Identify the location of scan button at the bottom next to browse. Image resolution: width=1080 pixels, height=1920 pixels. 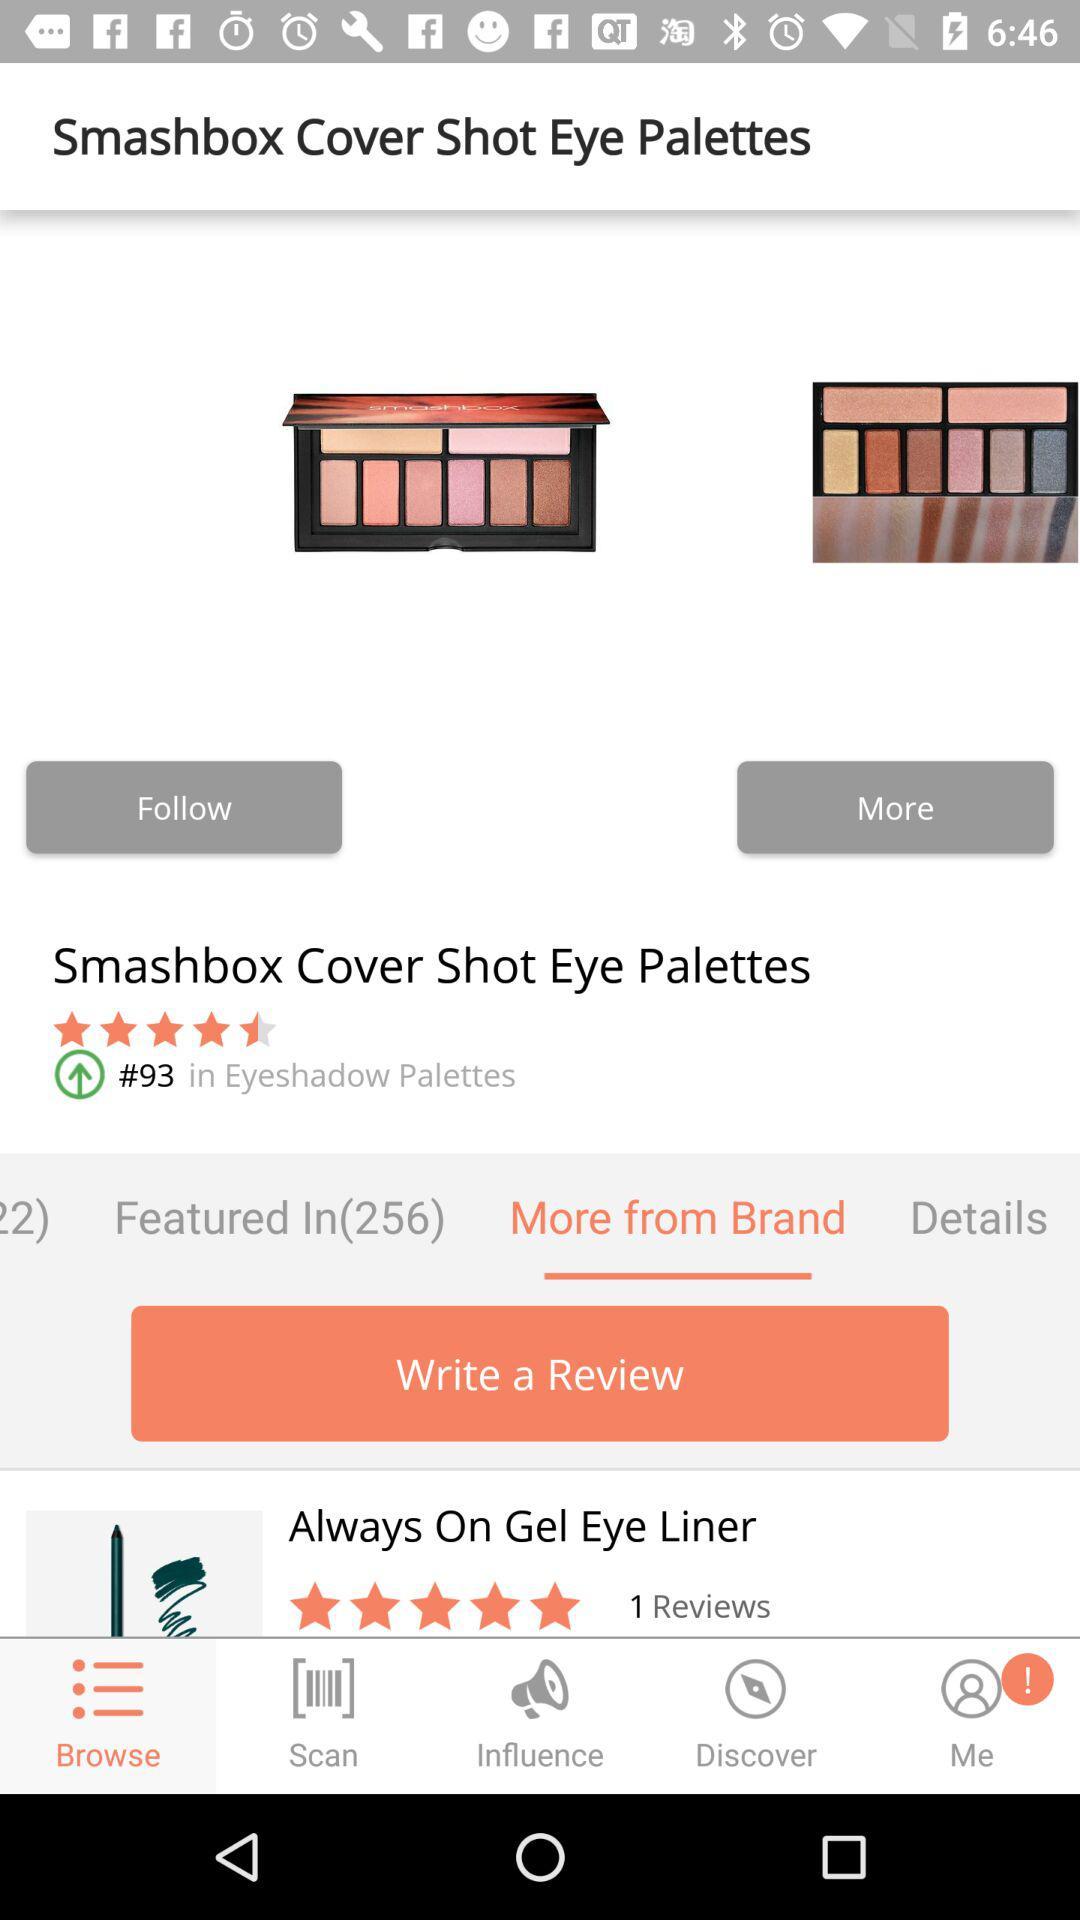
(323, 1716).